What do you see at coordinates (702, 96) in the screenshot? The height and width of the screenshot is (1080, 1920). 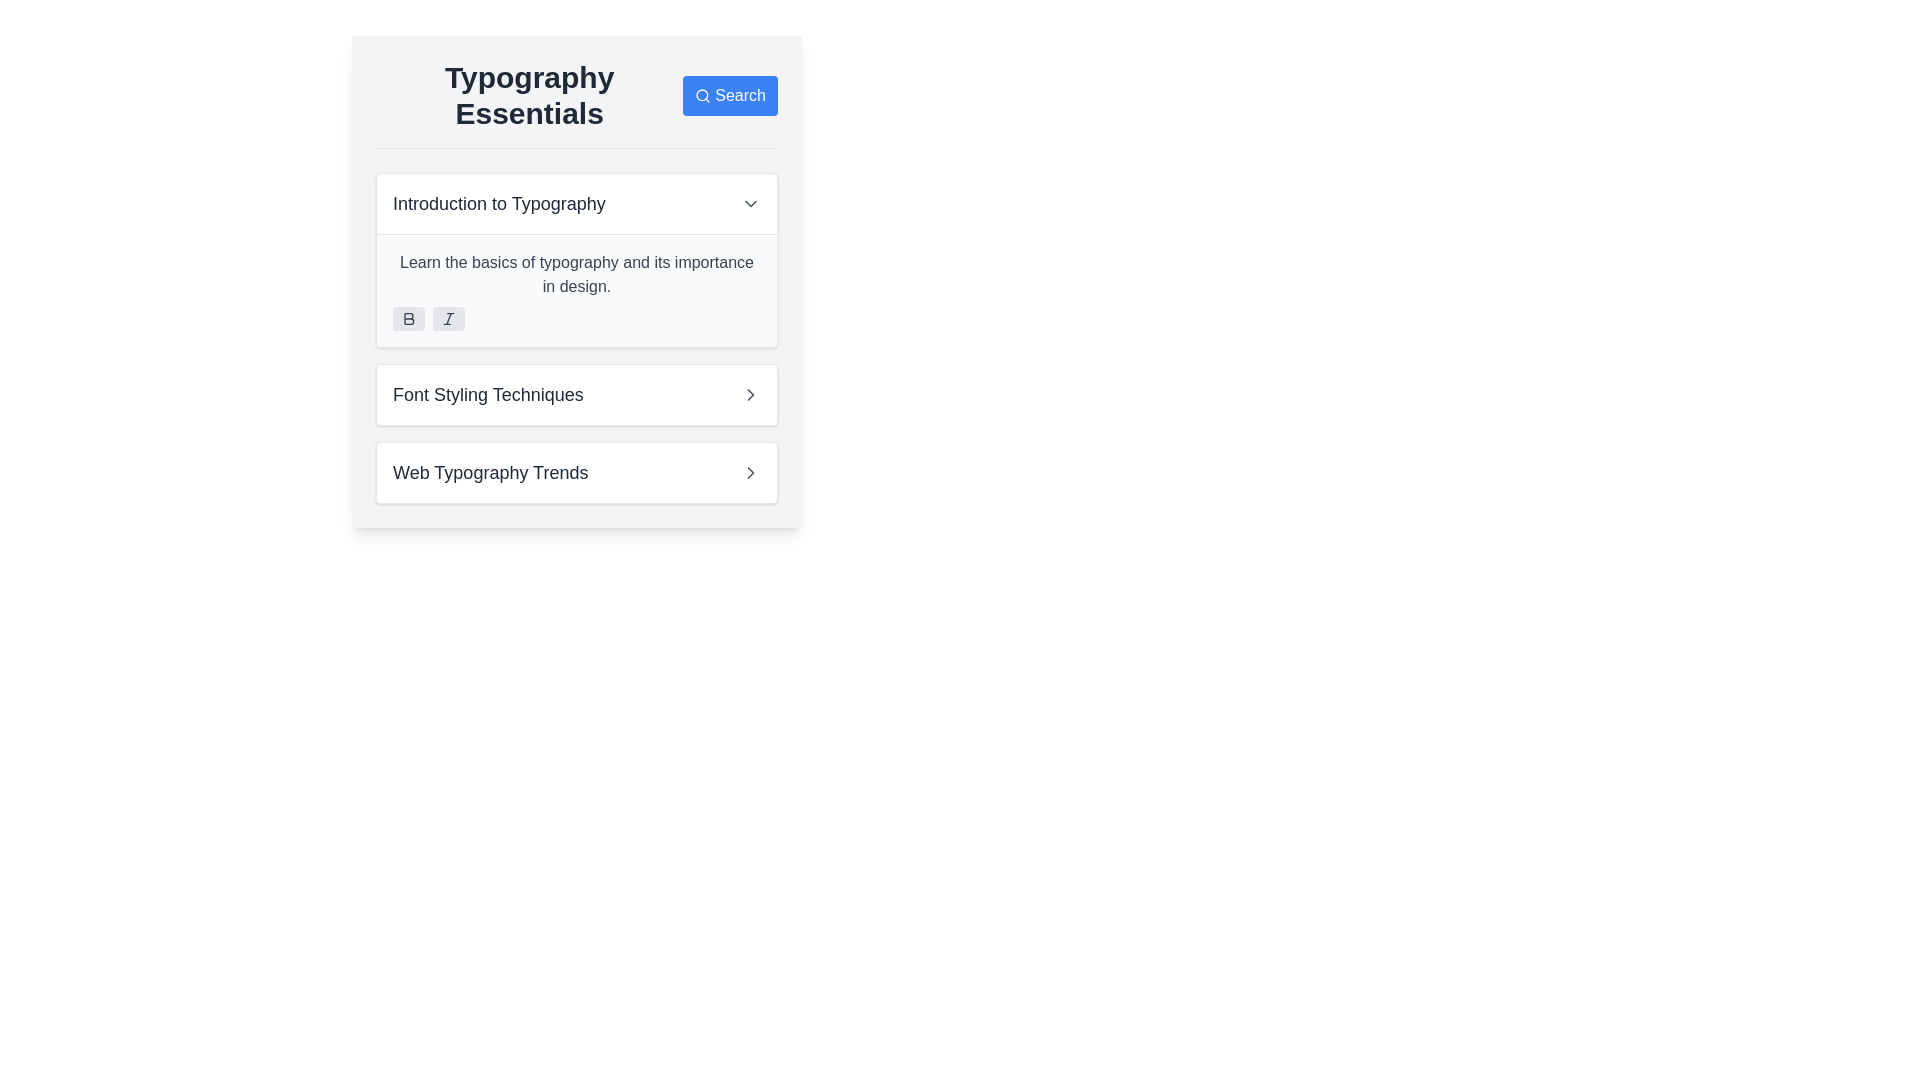 I see `the circular search icon located within the blue 'Search' button to initiate search` at bounding box center [702, 96].